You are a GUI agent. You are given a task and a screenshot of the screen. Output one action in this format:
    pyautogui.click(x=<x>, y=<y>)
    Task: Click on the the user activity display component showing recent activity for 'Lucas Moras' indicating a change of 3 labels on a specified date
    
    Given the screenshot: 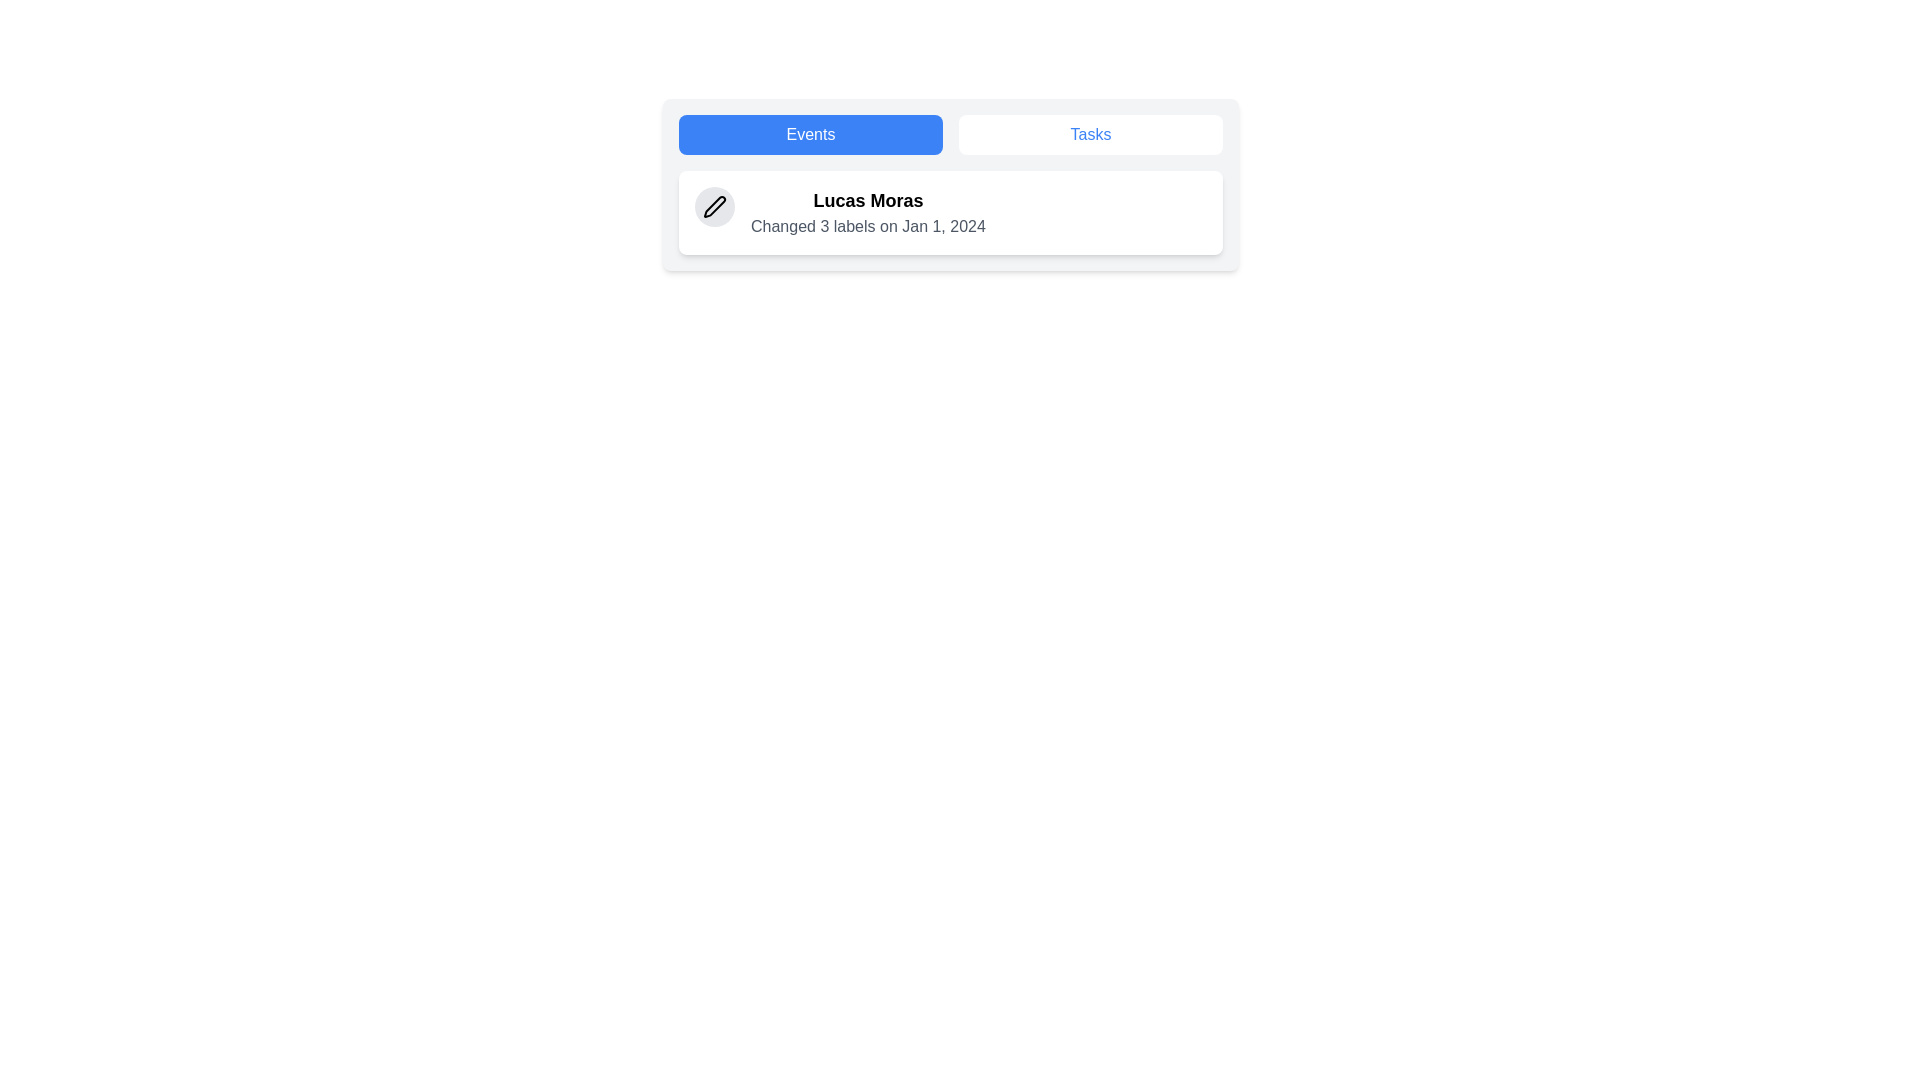 What is the action you would take?
    pyautogui.click(x=949, y=212)
    